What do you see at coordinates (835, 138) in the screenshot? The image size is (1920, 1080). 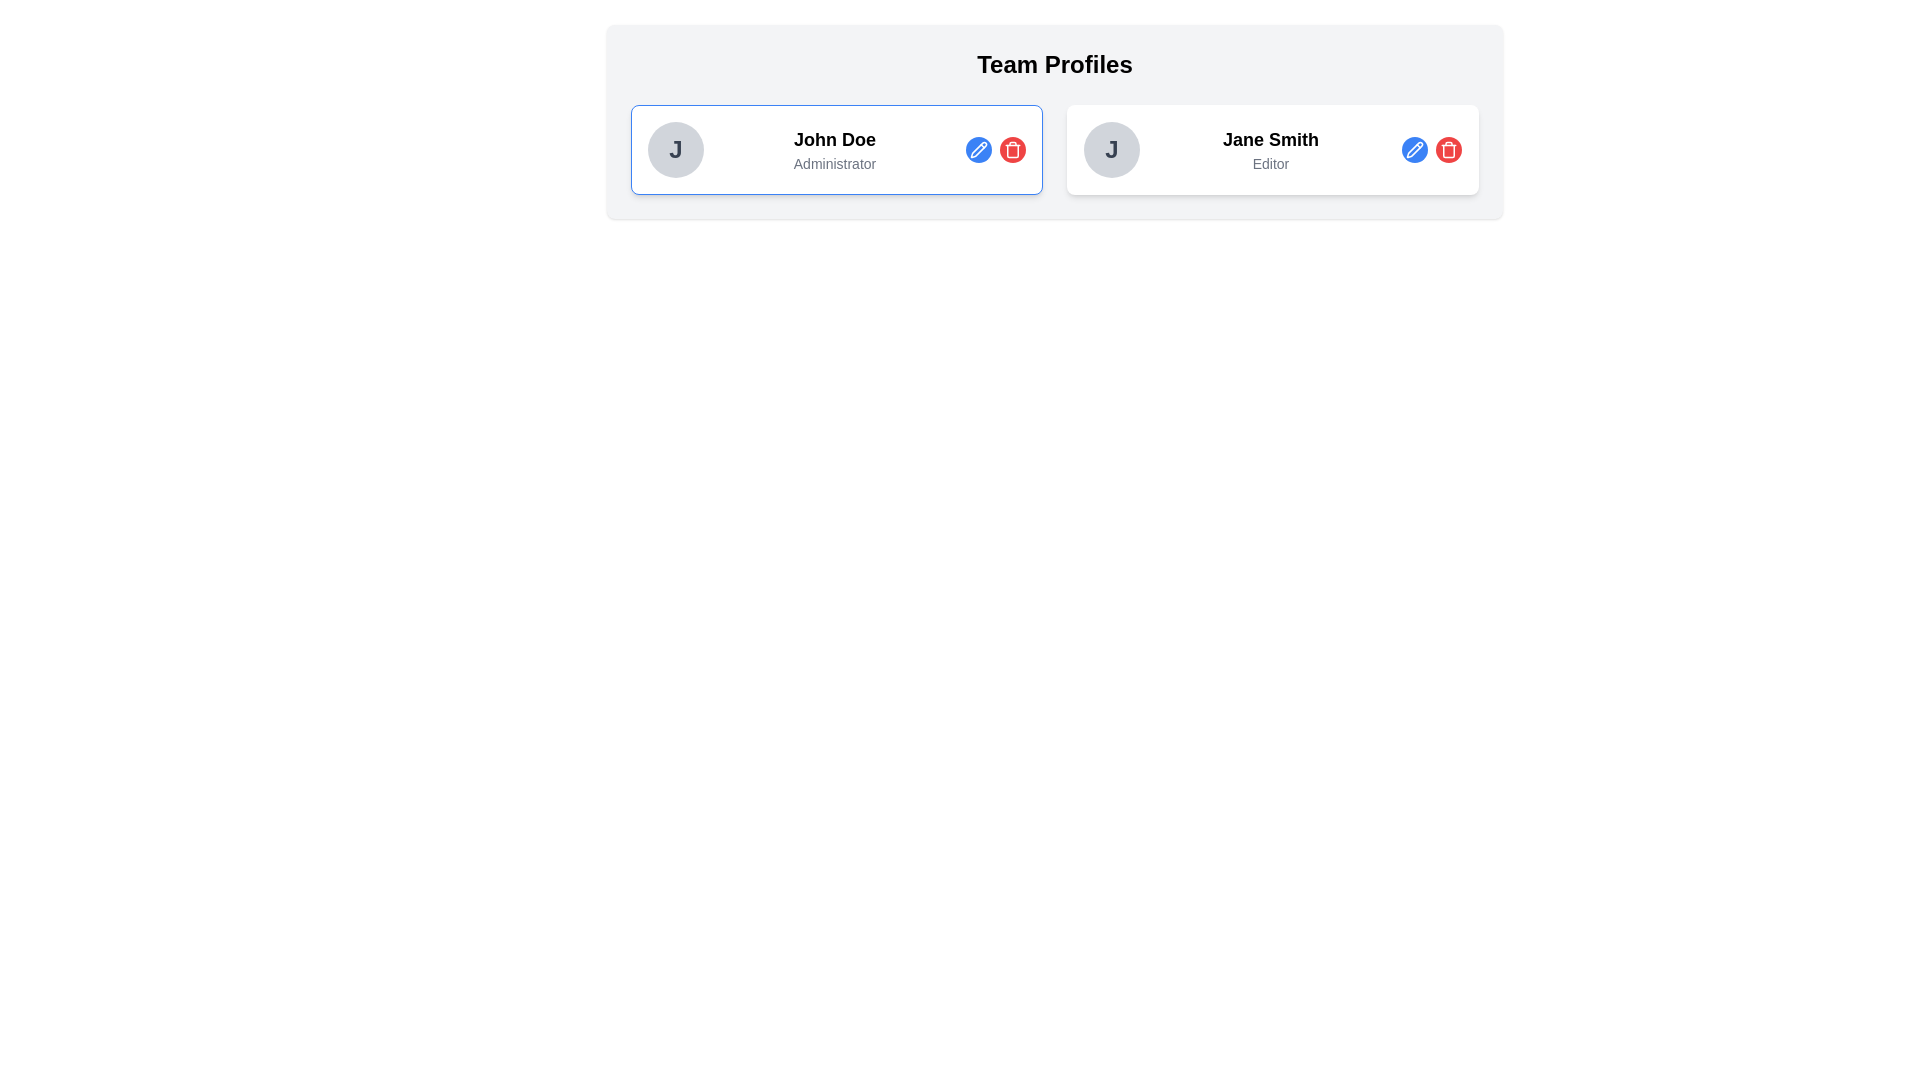 I see `the user's name text label located in the leftmost user profile card, directly above the text 'Administrator'` at bounding box center [835, 138].